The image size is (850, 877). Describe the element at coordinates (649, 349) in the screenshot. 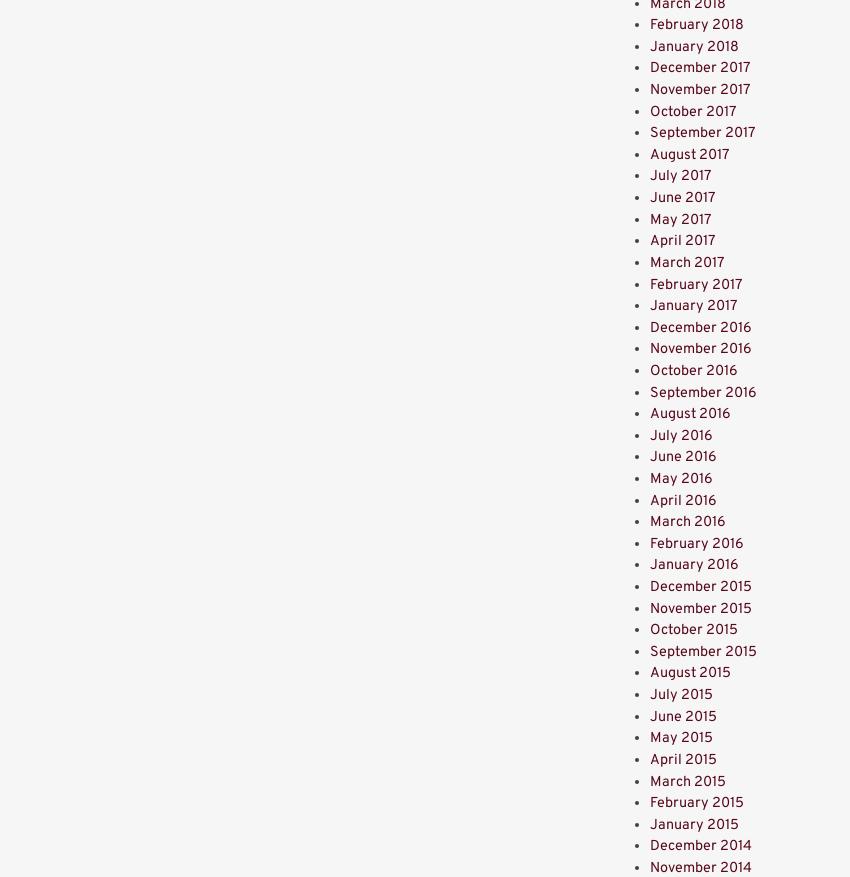

I see `'November 2016'` at that location.